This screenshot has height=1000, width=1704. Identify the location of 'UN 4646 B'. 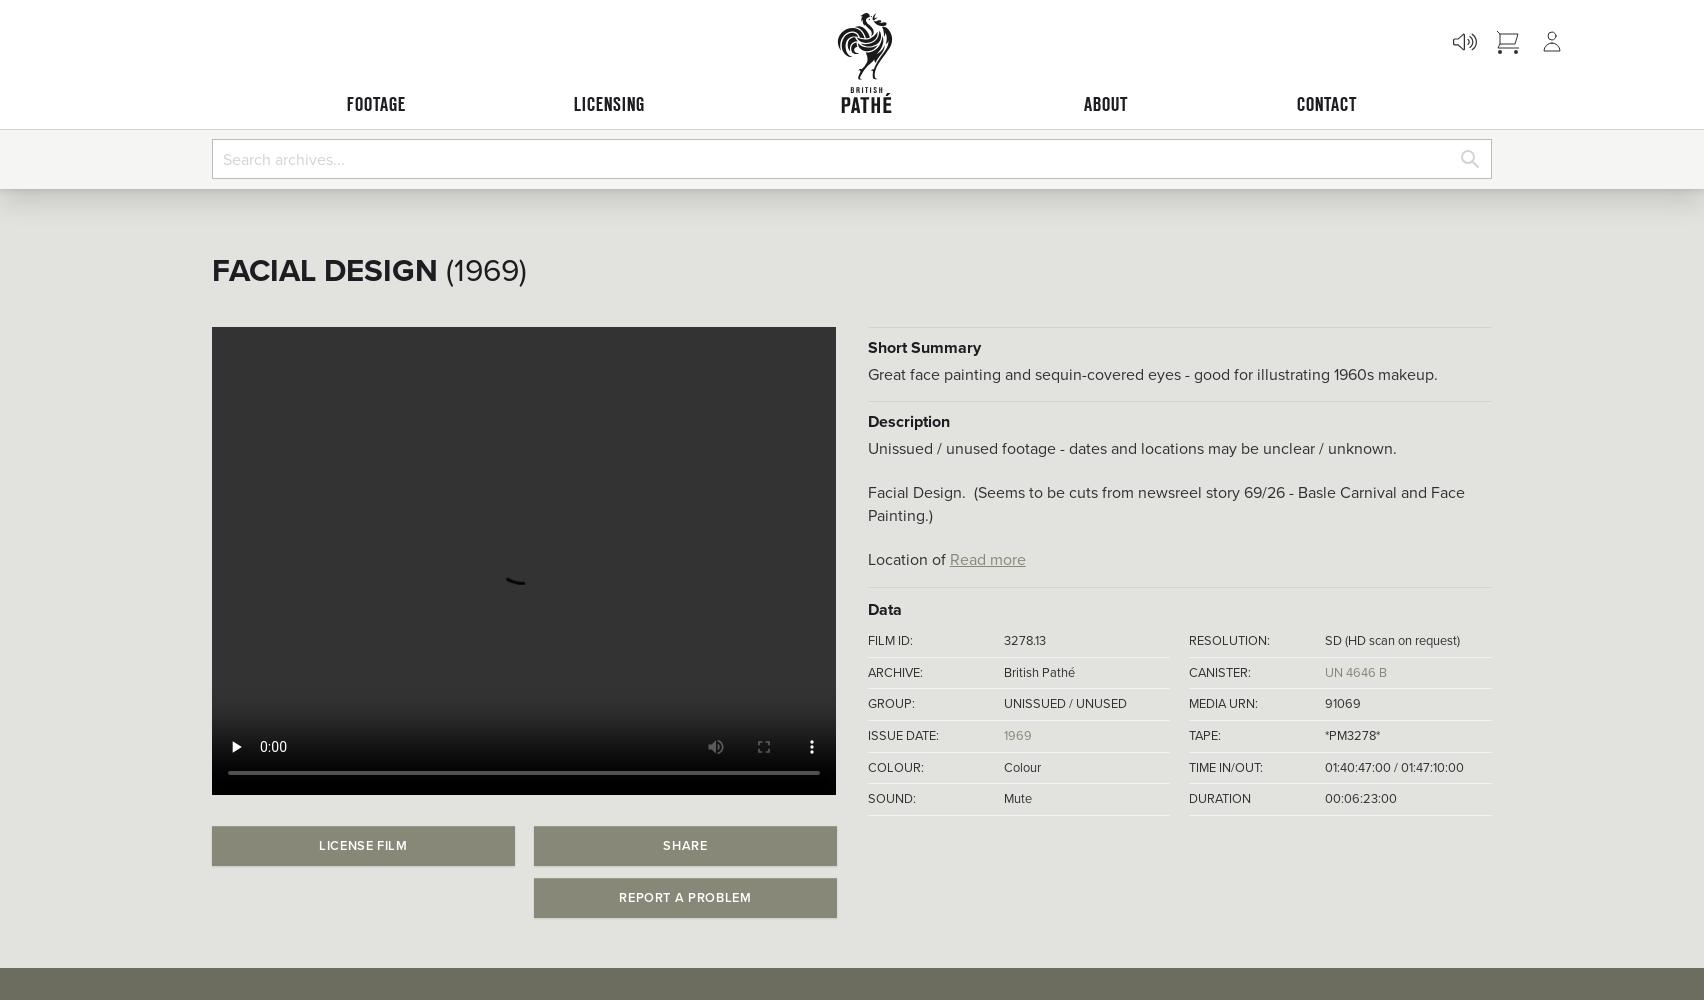
(1356, 671).